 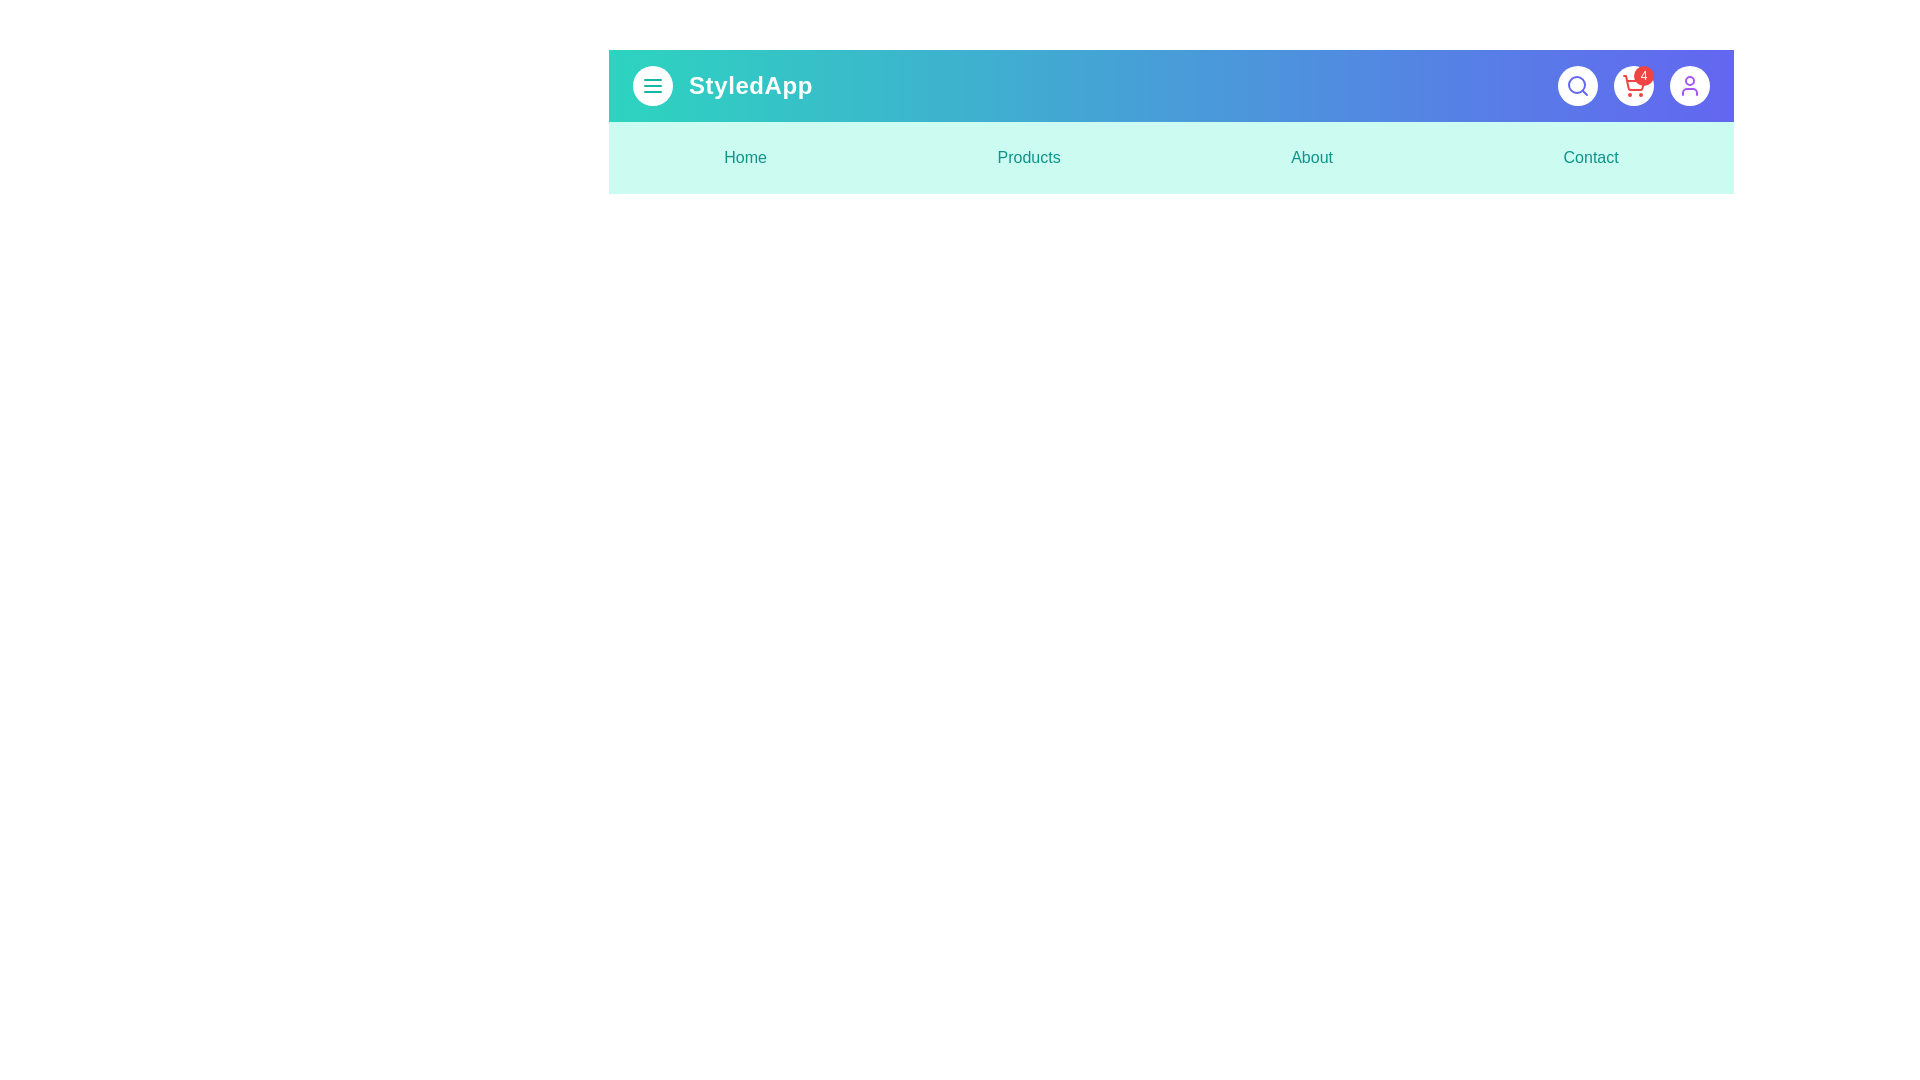 I want to click on the user icon to access user profile options, so click(x=1688, y=84).